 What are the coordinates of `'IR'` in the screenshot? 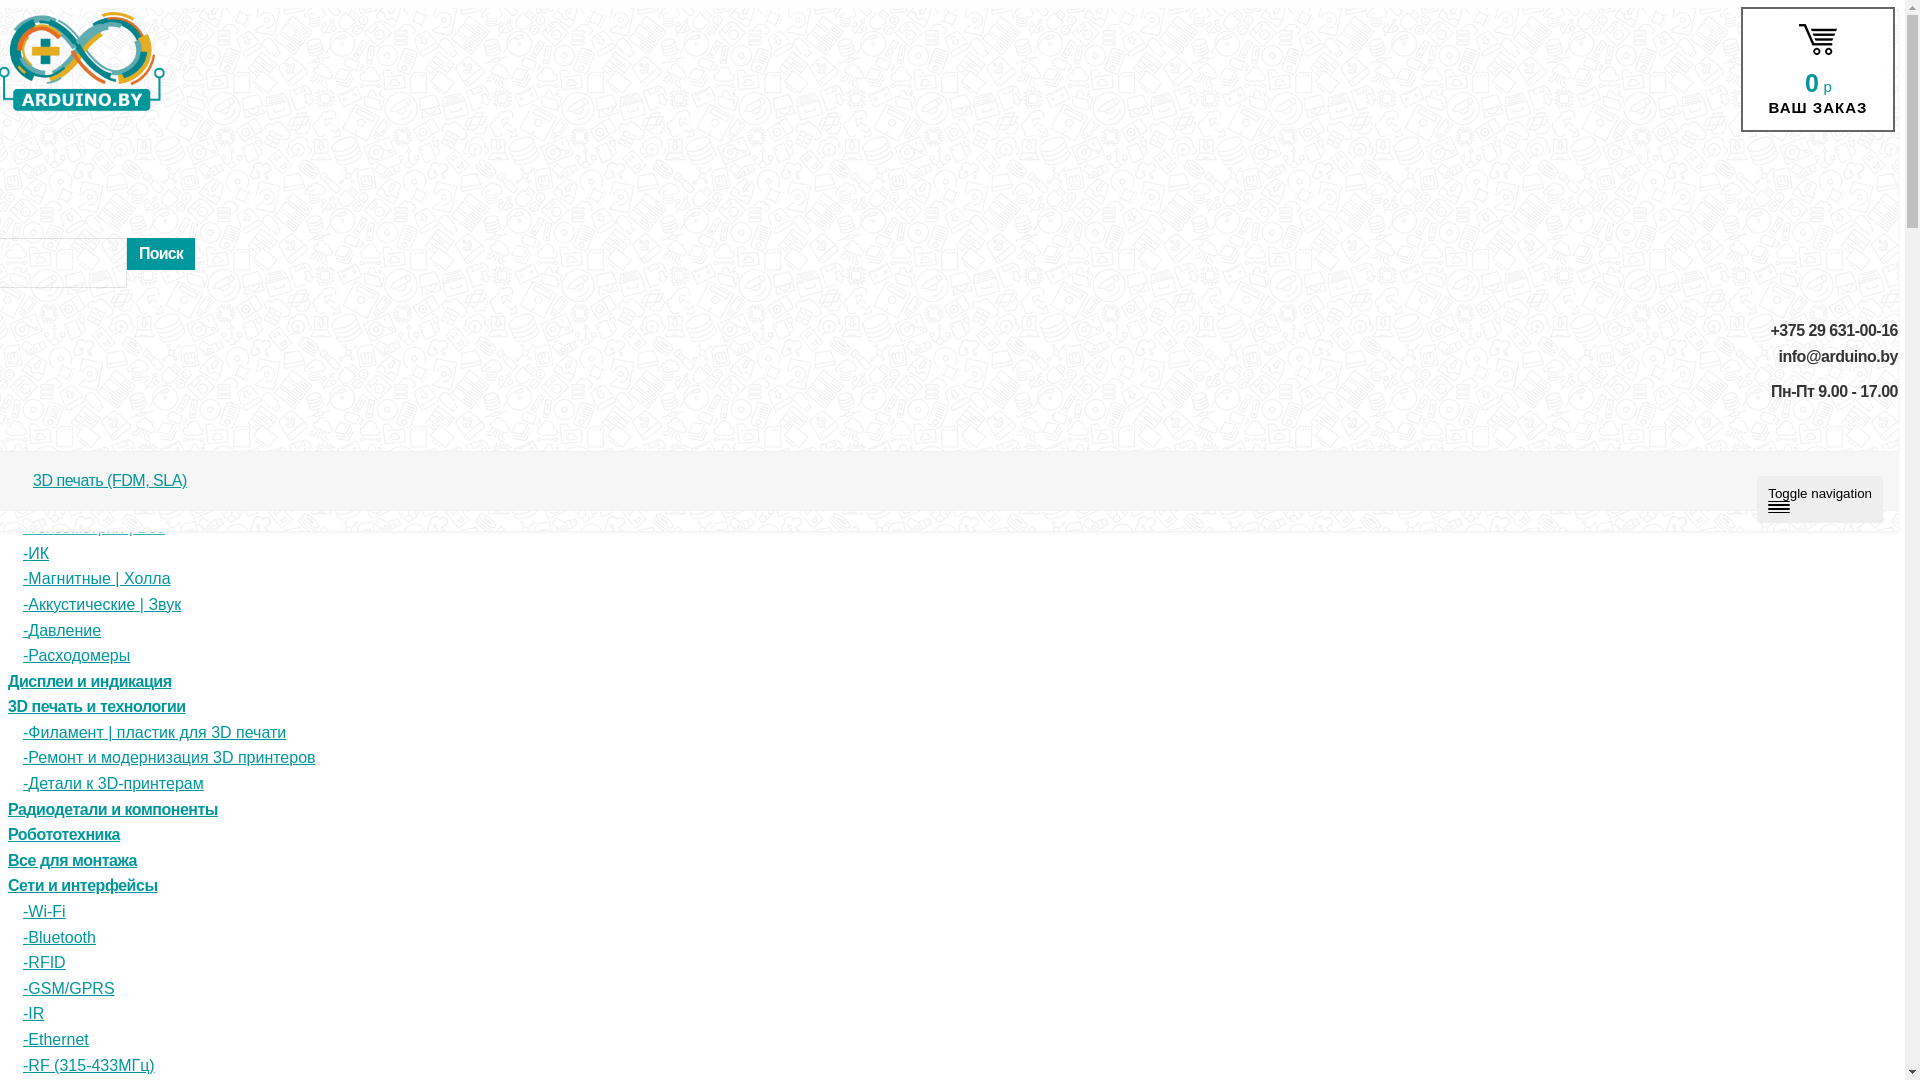 It's located at (33, 1013).